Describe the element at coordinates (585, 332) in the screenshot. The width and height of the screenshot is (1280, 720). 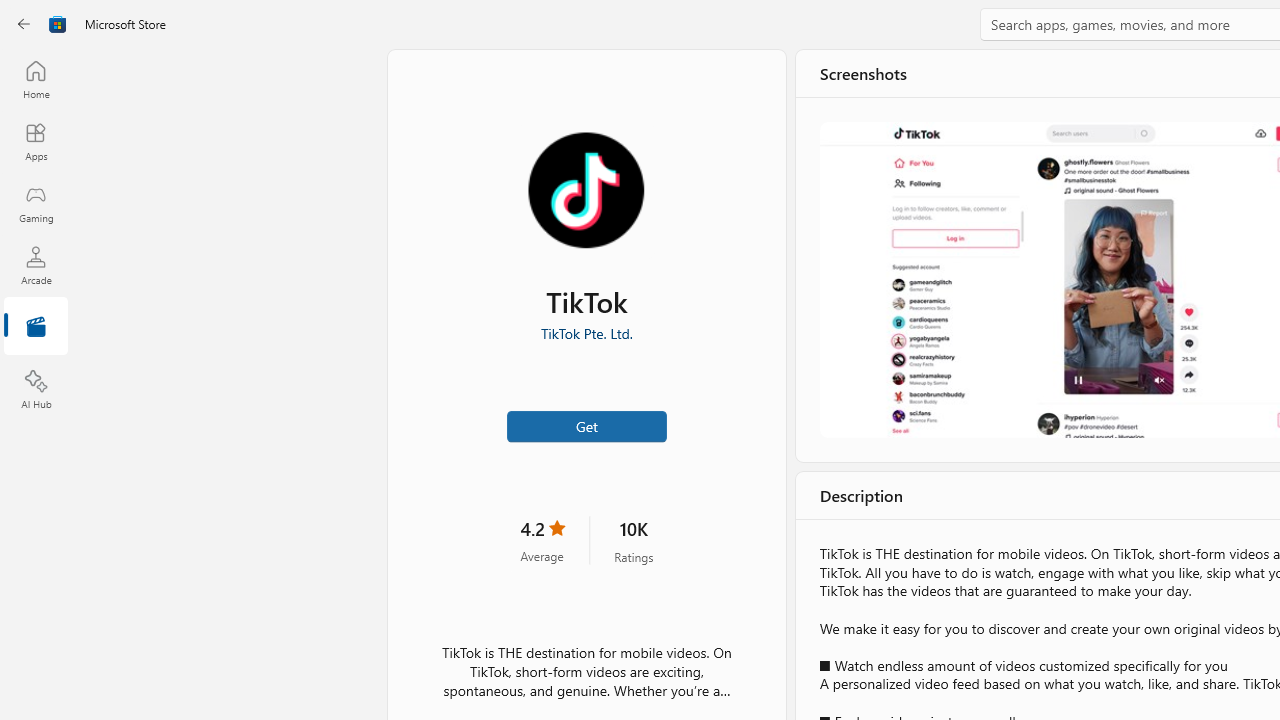
I see `'TikTok Pte. Ltd.'` at that location.